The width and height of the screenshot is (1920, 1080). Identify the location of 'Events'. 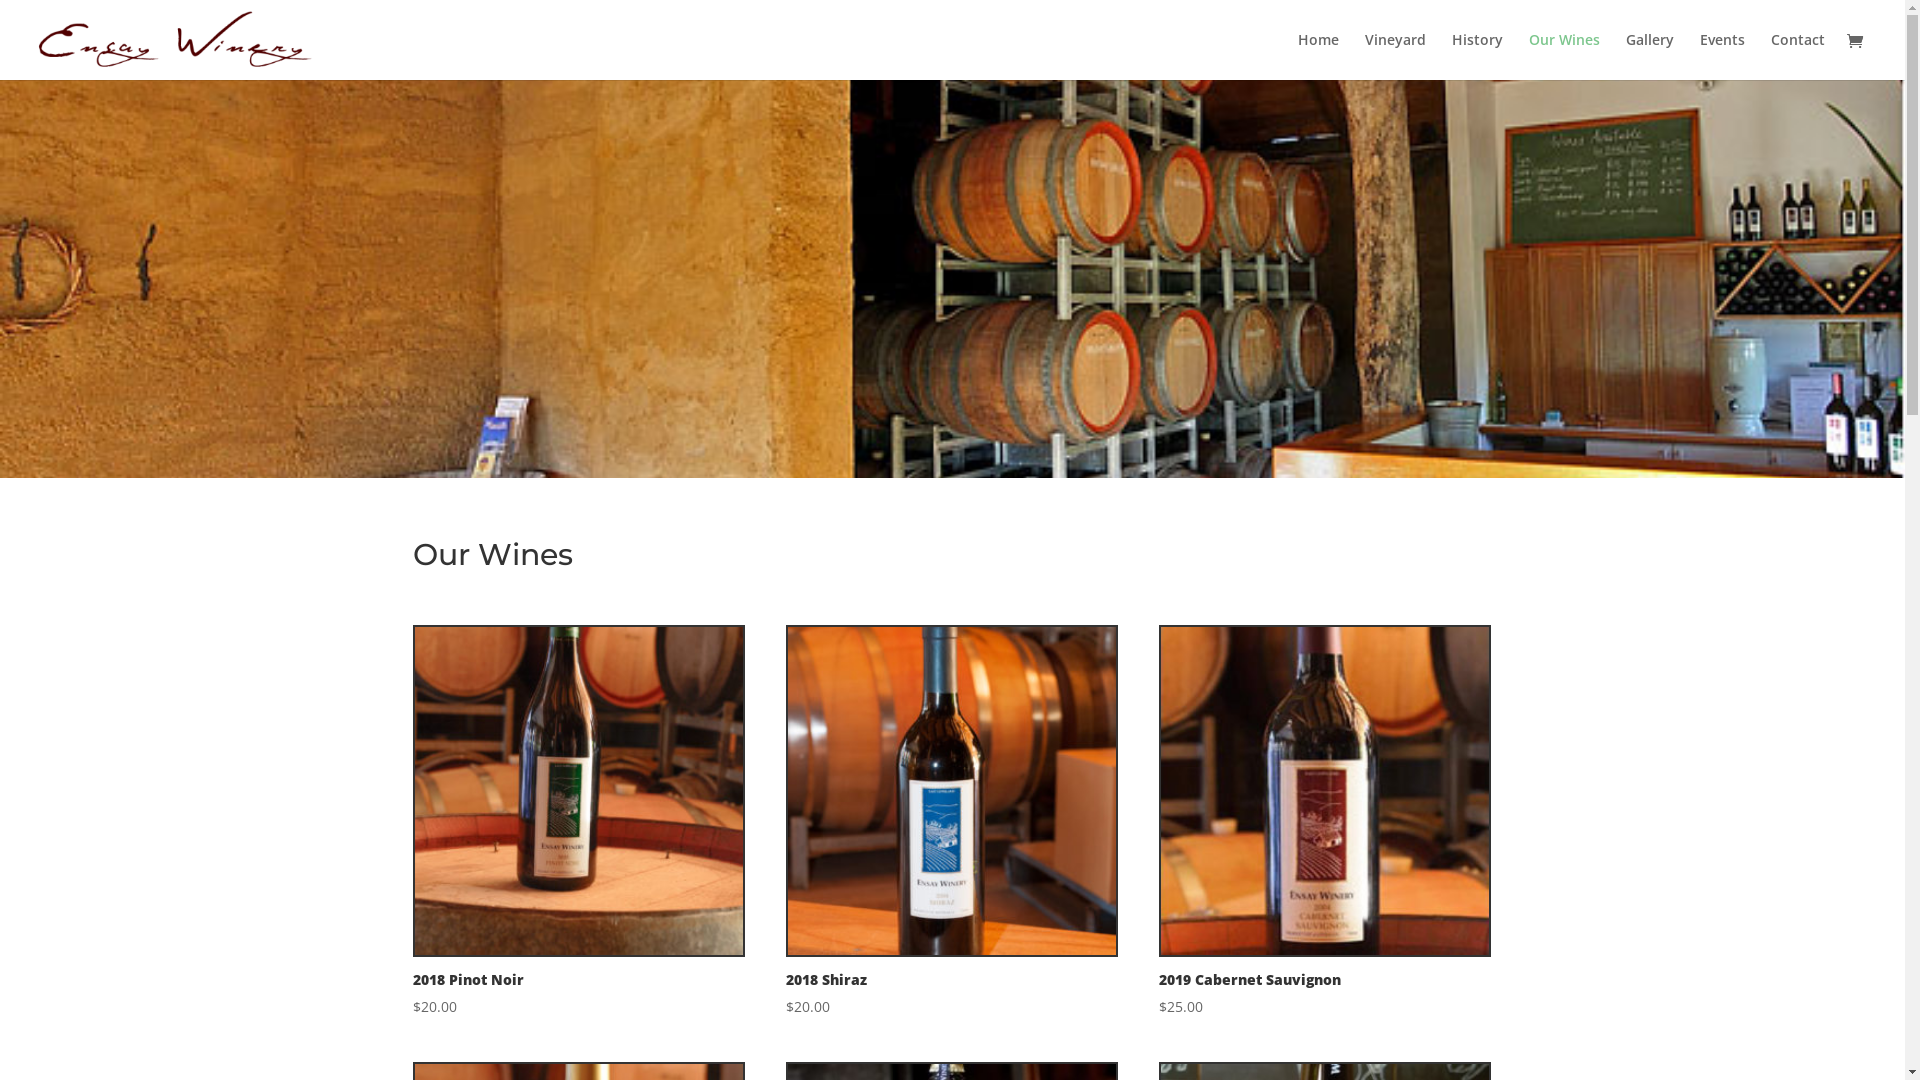
(1721, 55).